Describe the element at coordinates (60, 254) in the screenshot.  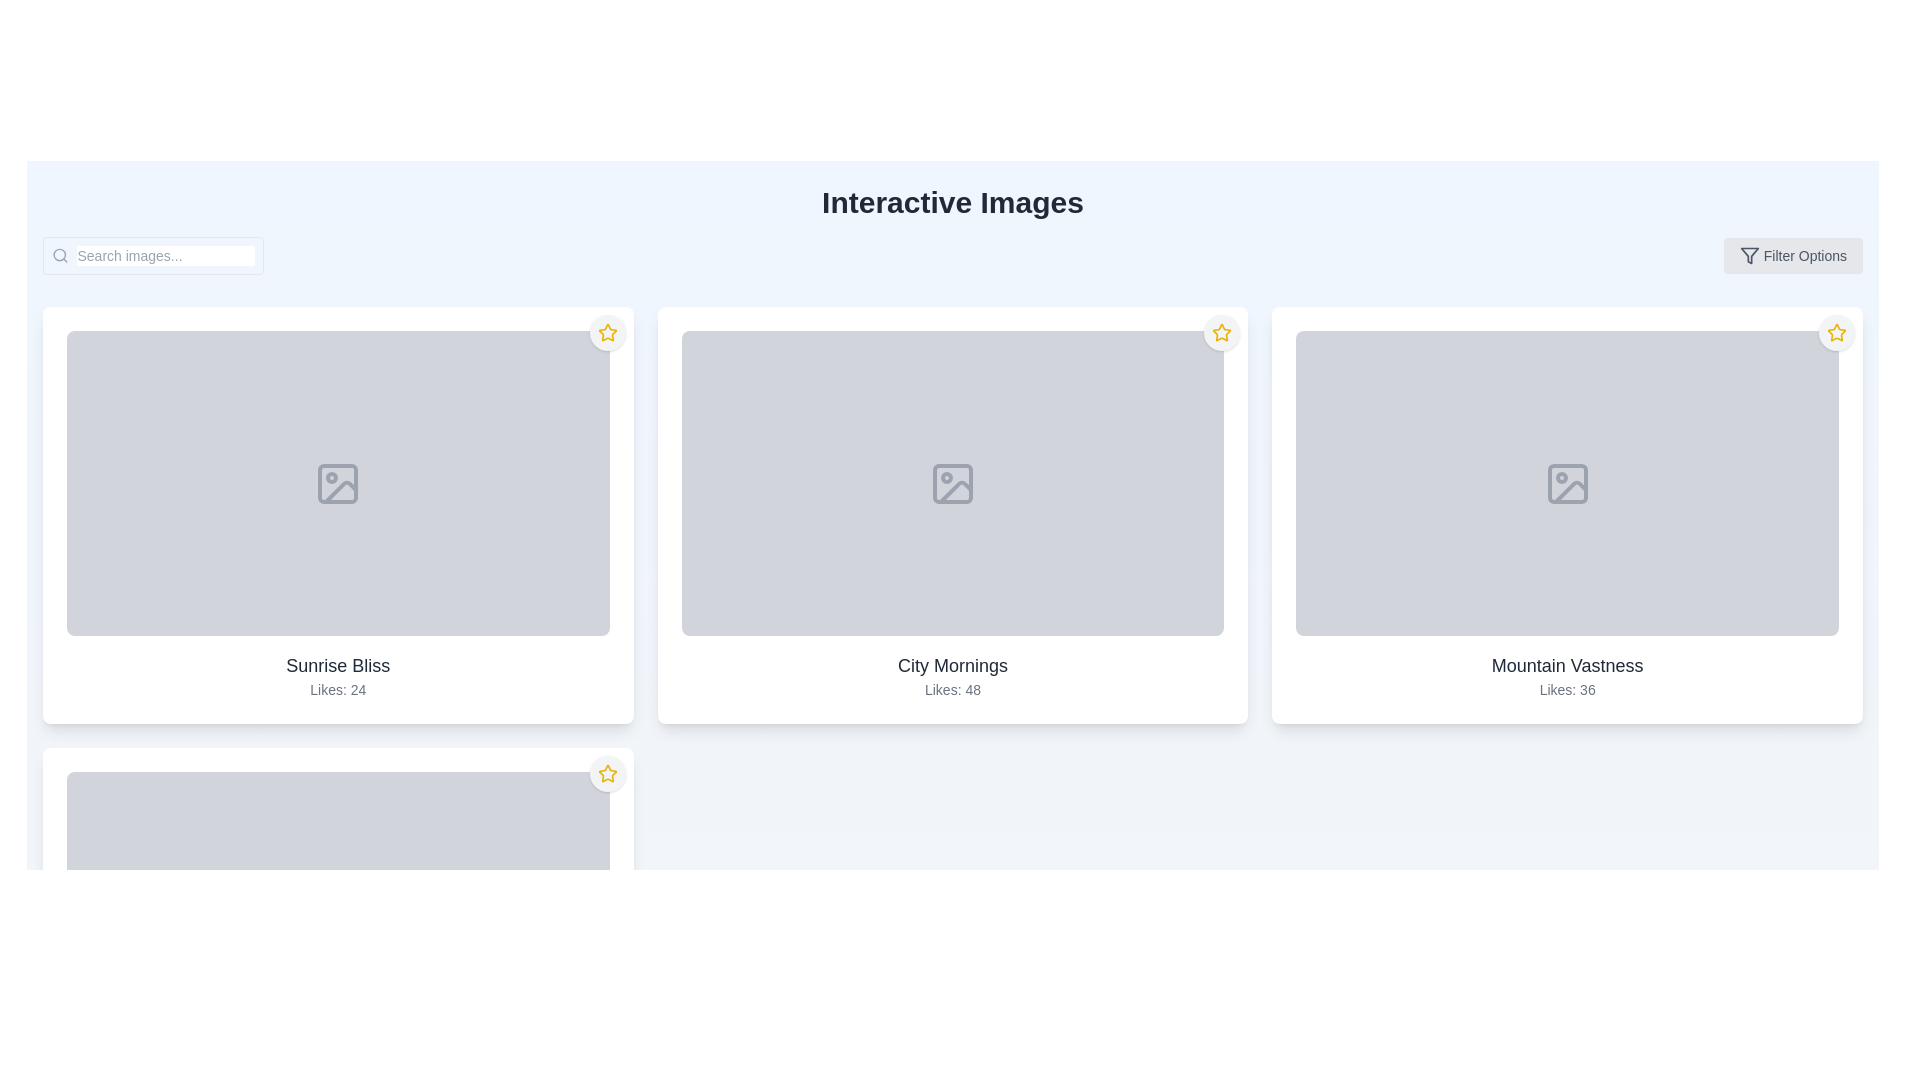
I see `the search icon located in the top-left corner of the display, which serves as a visual cue for initiating a search query` at that location.